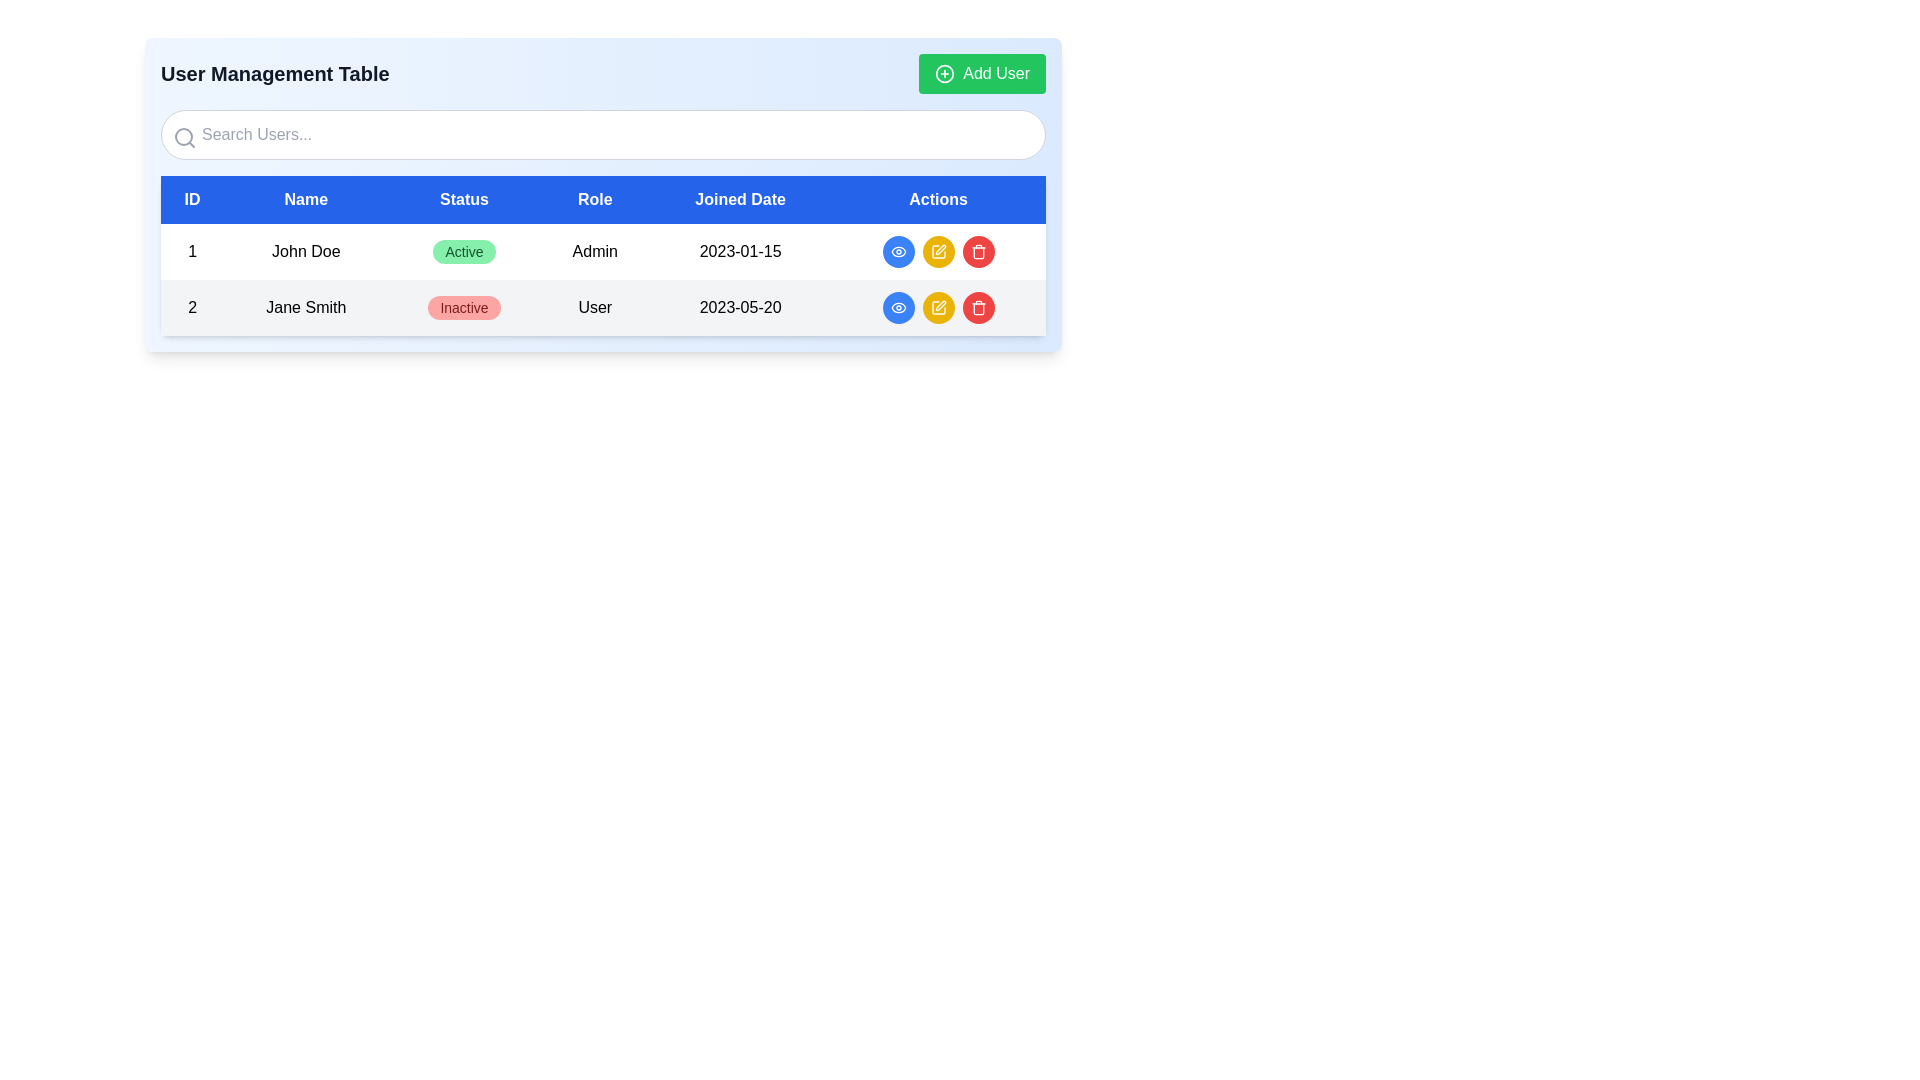 The height and width of the screenshot is (1080, 1920). I want to click on the red delete button located in the 'Actions' column of the second row of the table, so click(978, 308).